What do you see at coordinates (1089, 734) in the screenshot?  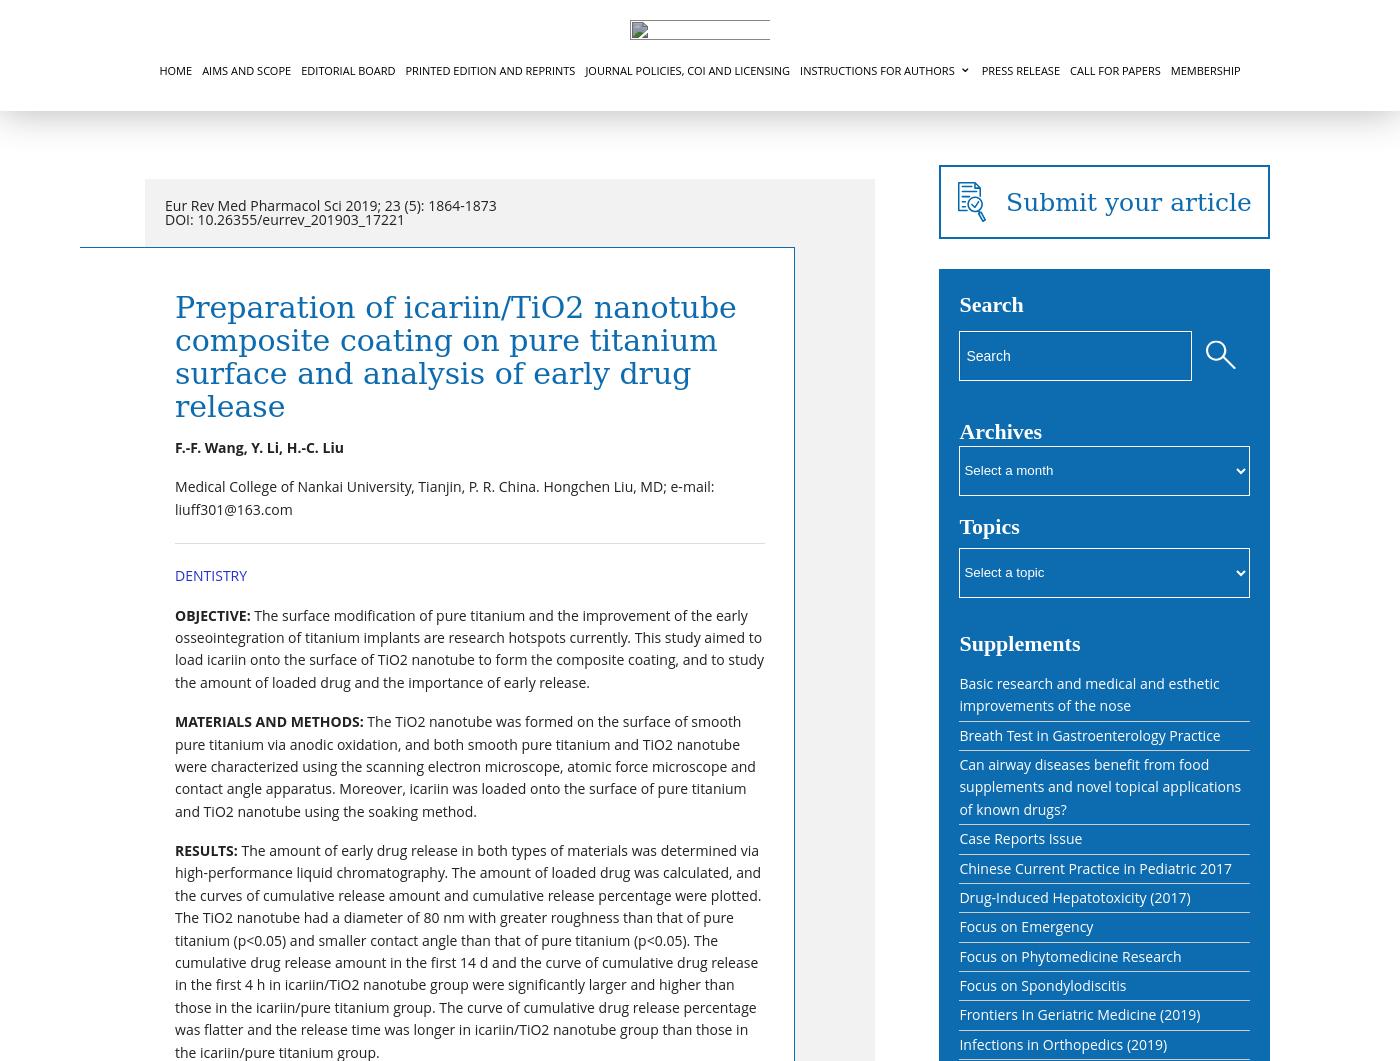 I see `'Breath Test in Gastroenterology Practice'` at bounding box center [1089, 734].